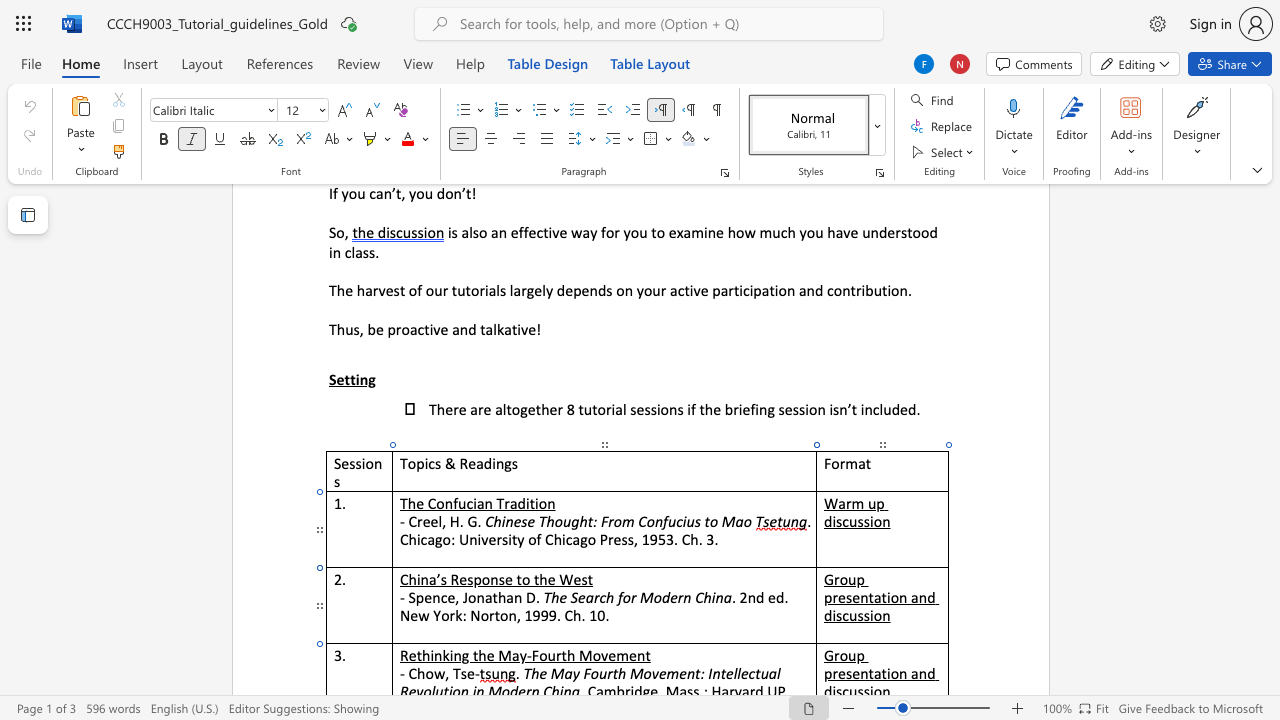 This screenshot has width=1280, height=720. What do you see at coordinates (871, 596) in the screenshot?
I see `the 1th character "t" in the text` at bounding box center [871, 596].